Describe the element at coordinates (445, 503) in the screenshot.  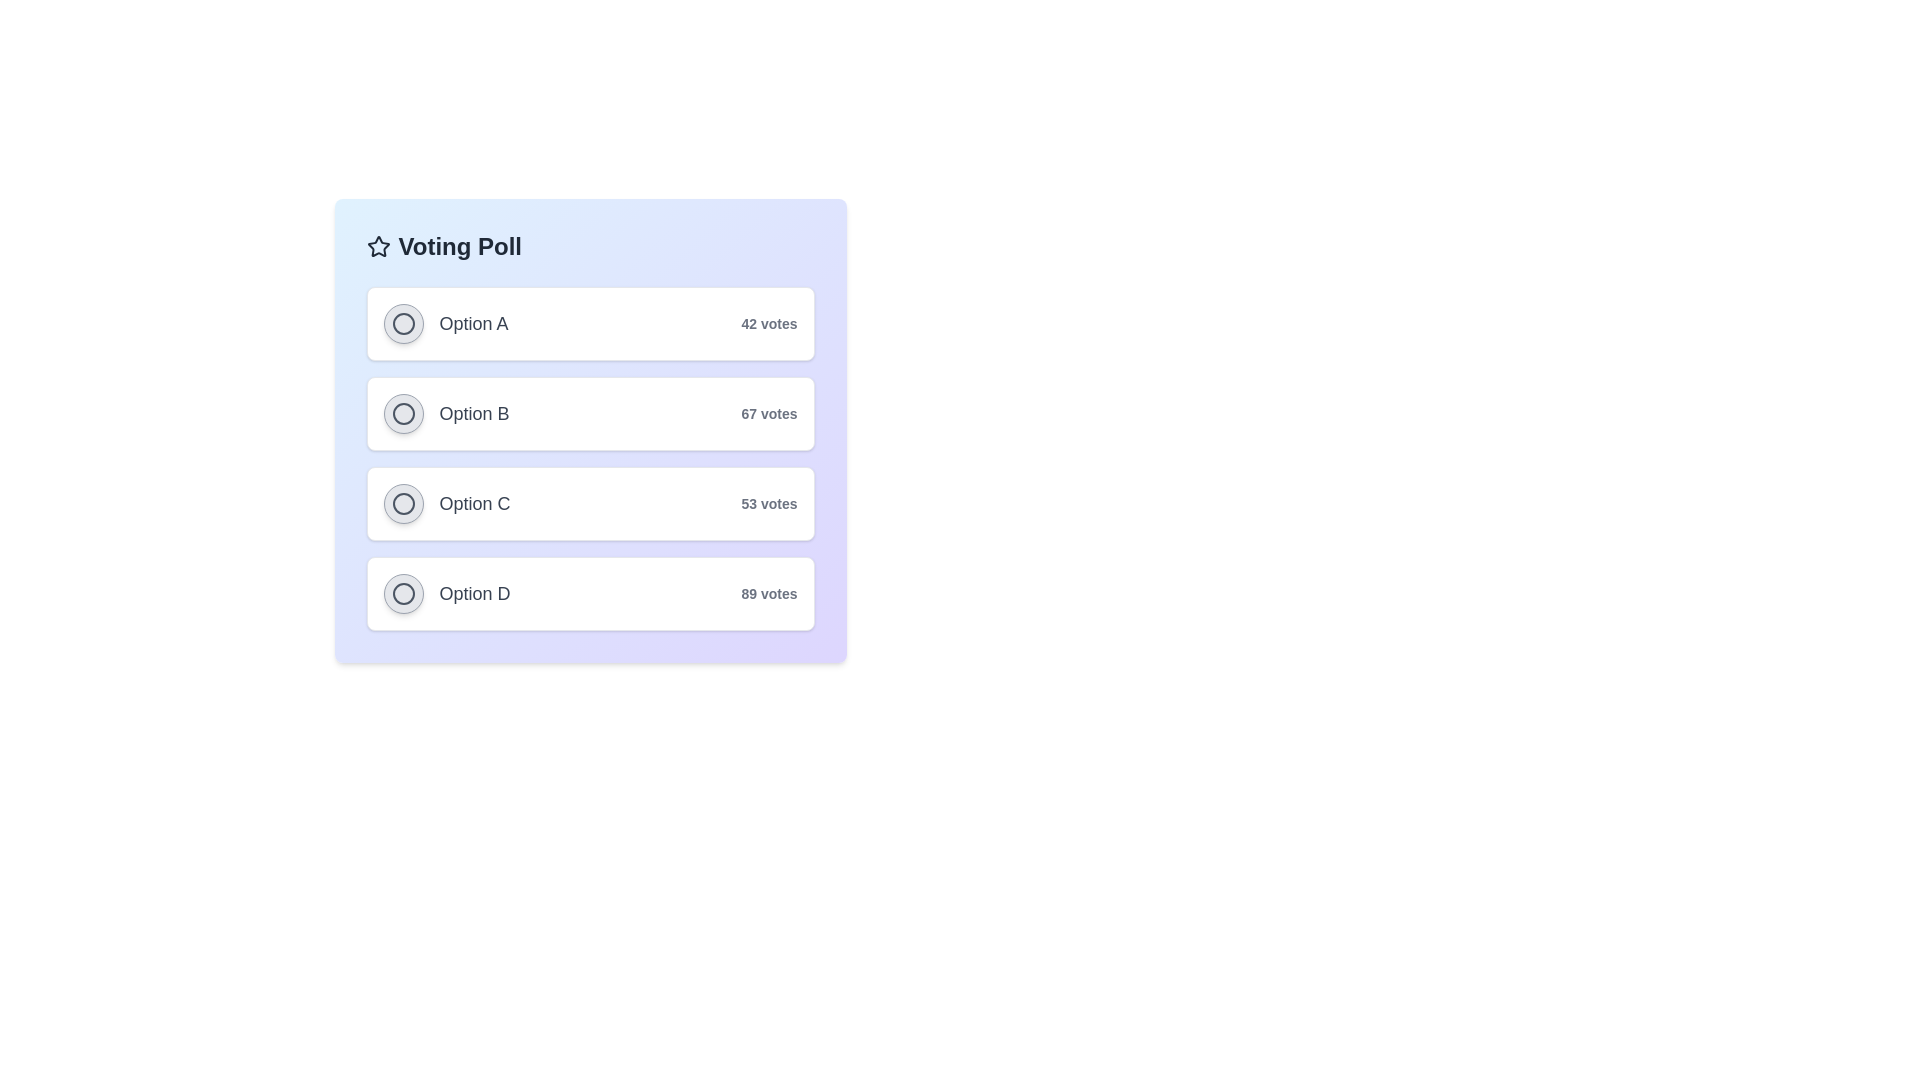
I see `the radio button` at that location.